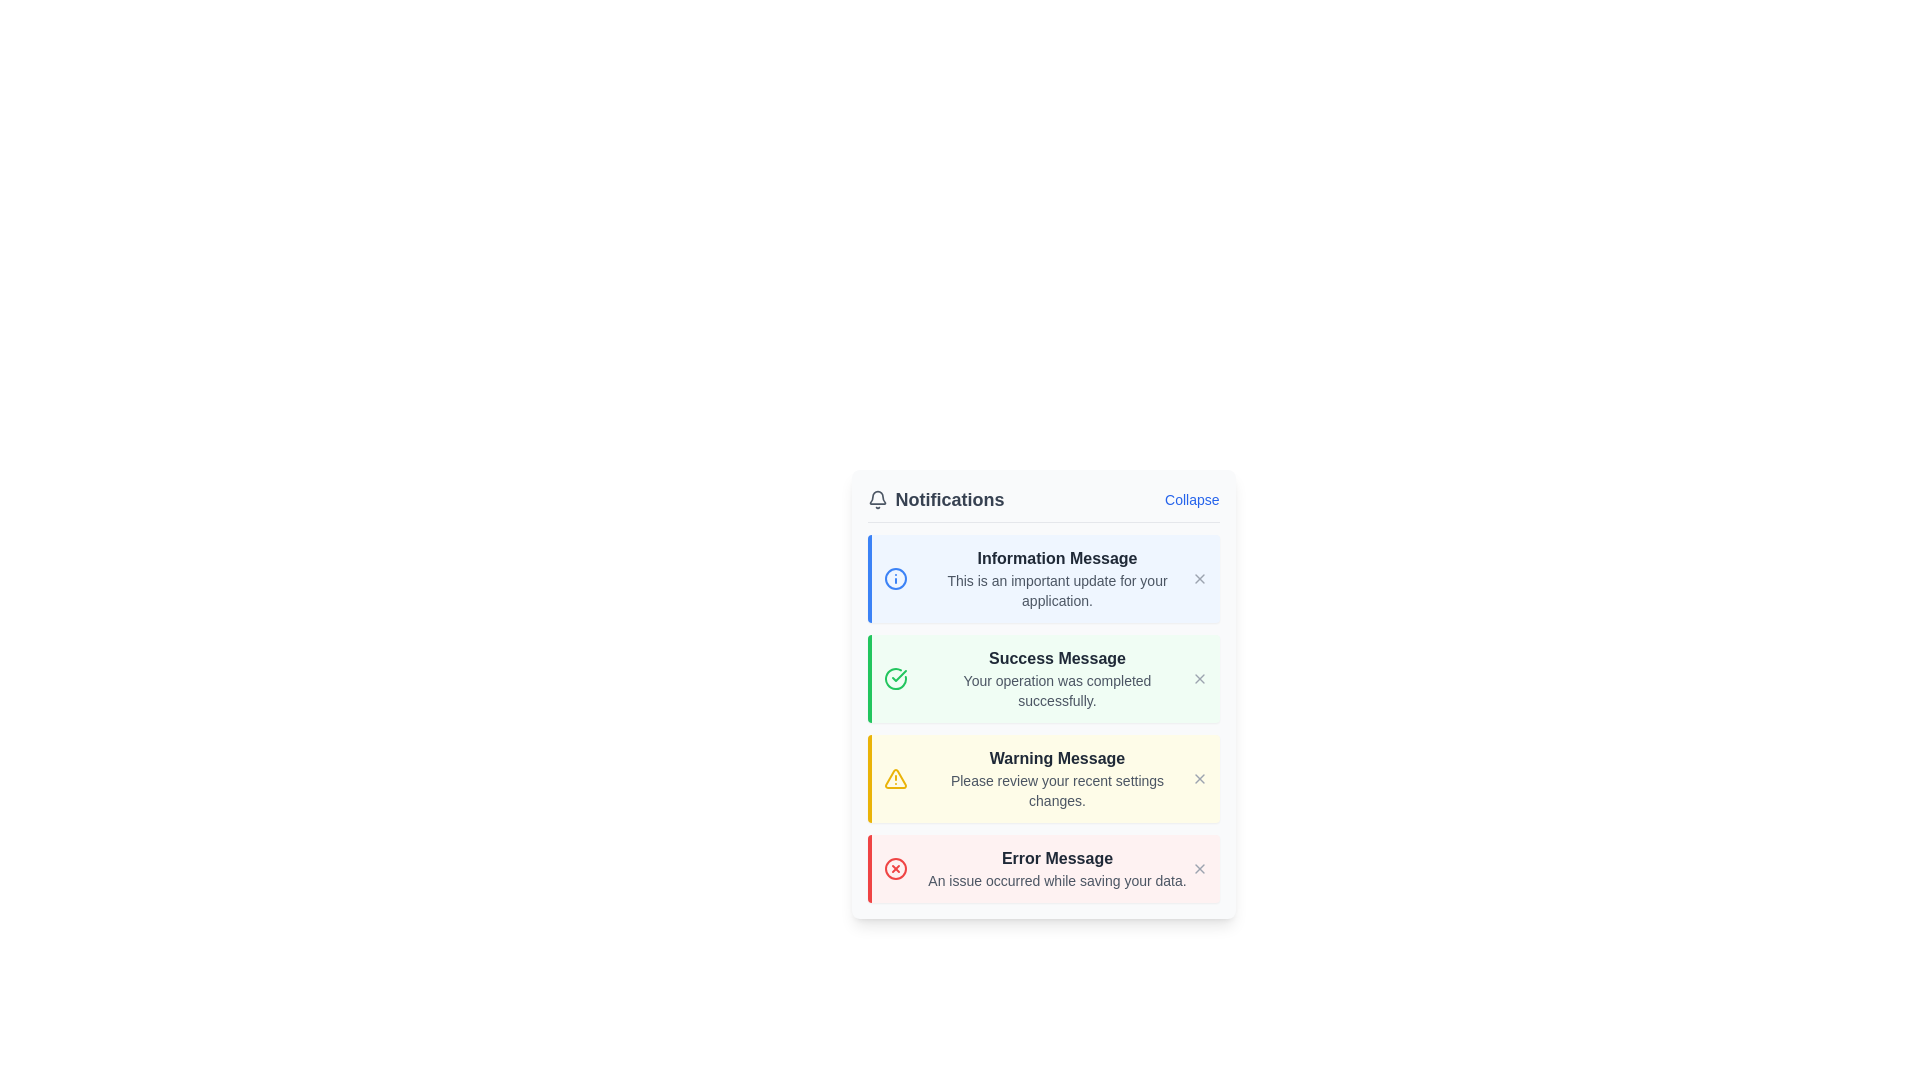 This screenshot has width=1920, height=1080. Describe the element at coordinates (1192, 499) in the screenshot. I see `the text-based button labeled 'Collapse' located in the top-right corner of the header section to underline it` at that location.